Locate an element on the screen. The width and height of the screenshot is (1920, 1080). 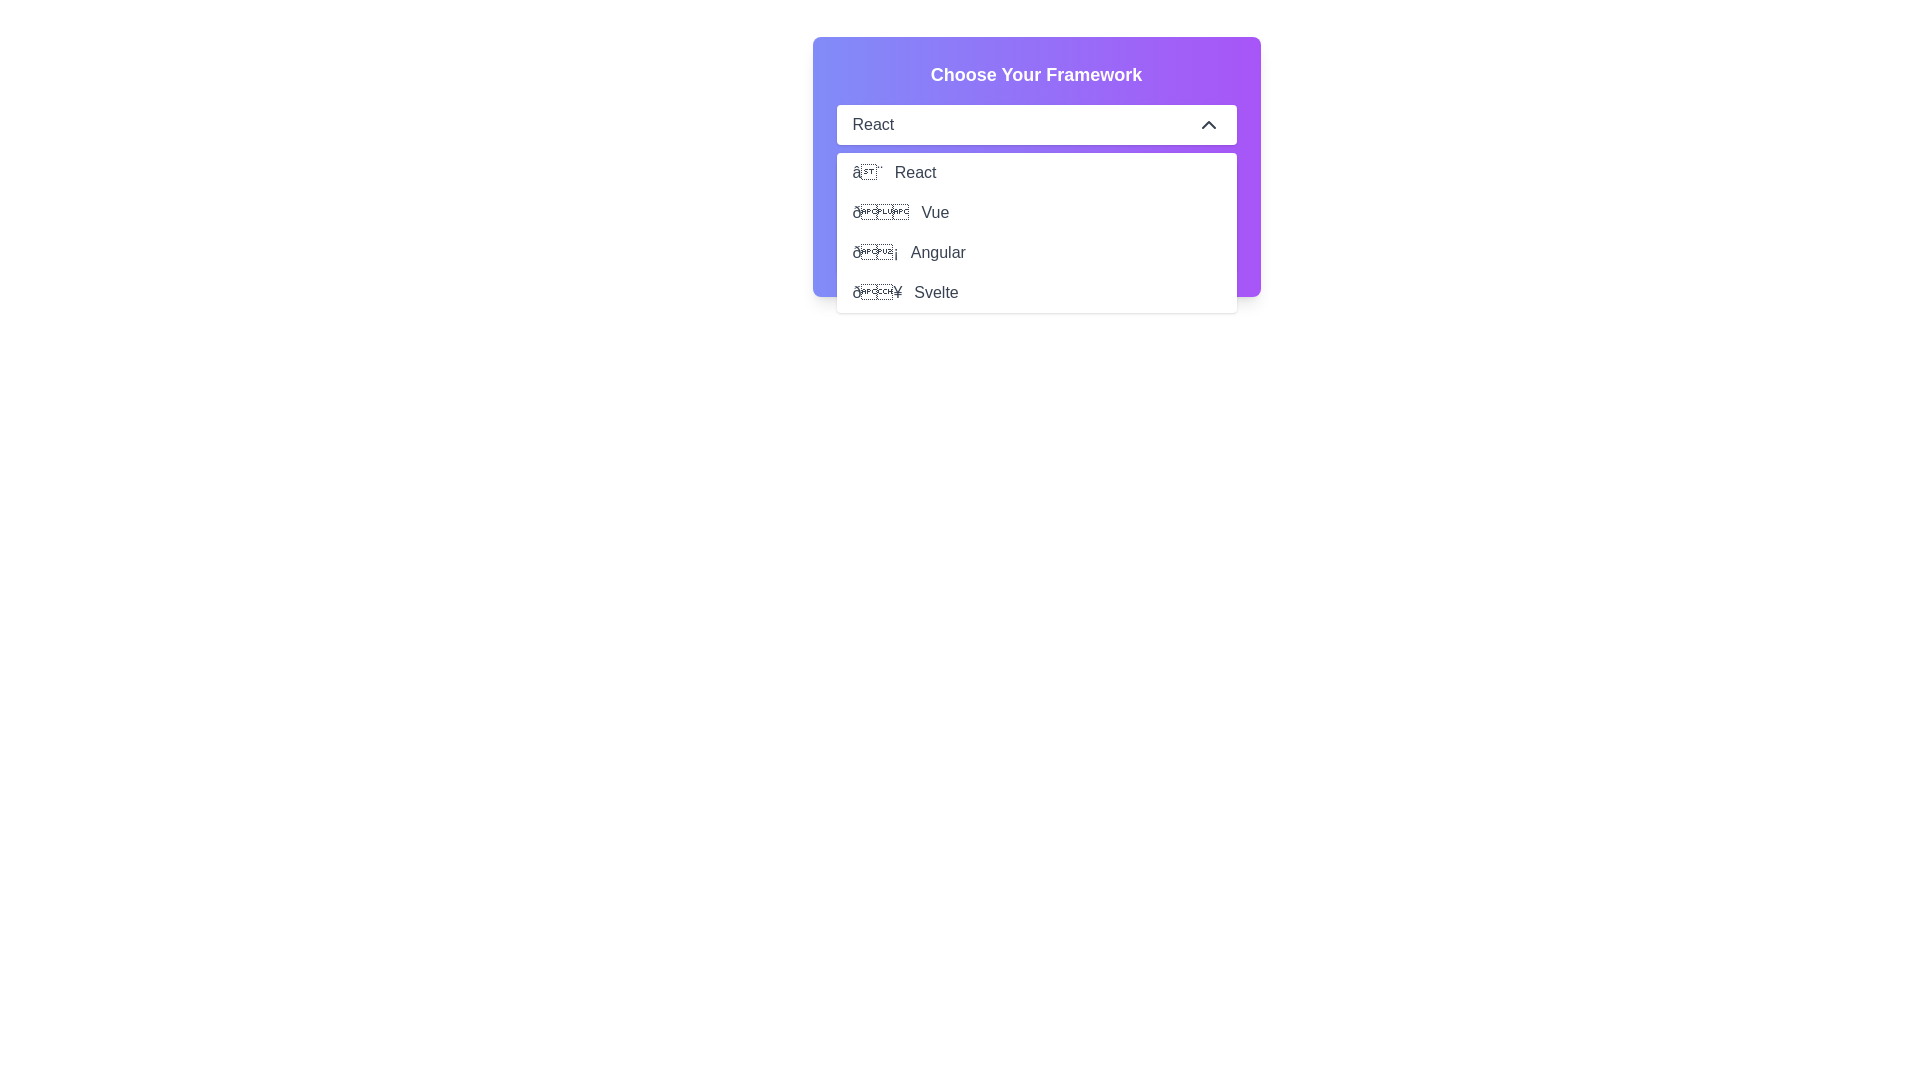
the flame emoji icon ('🔥') in the last row of the dropdown list under 'Choose Your Framework', located to the left of the text 'Svelte' is located at coordinates (877, 293).